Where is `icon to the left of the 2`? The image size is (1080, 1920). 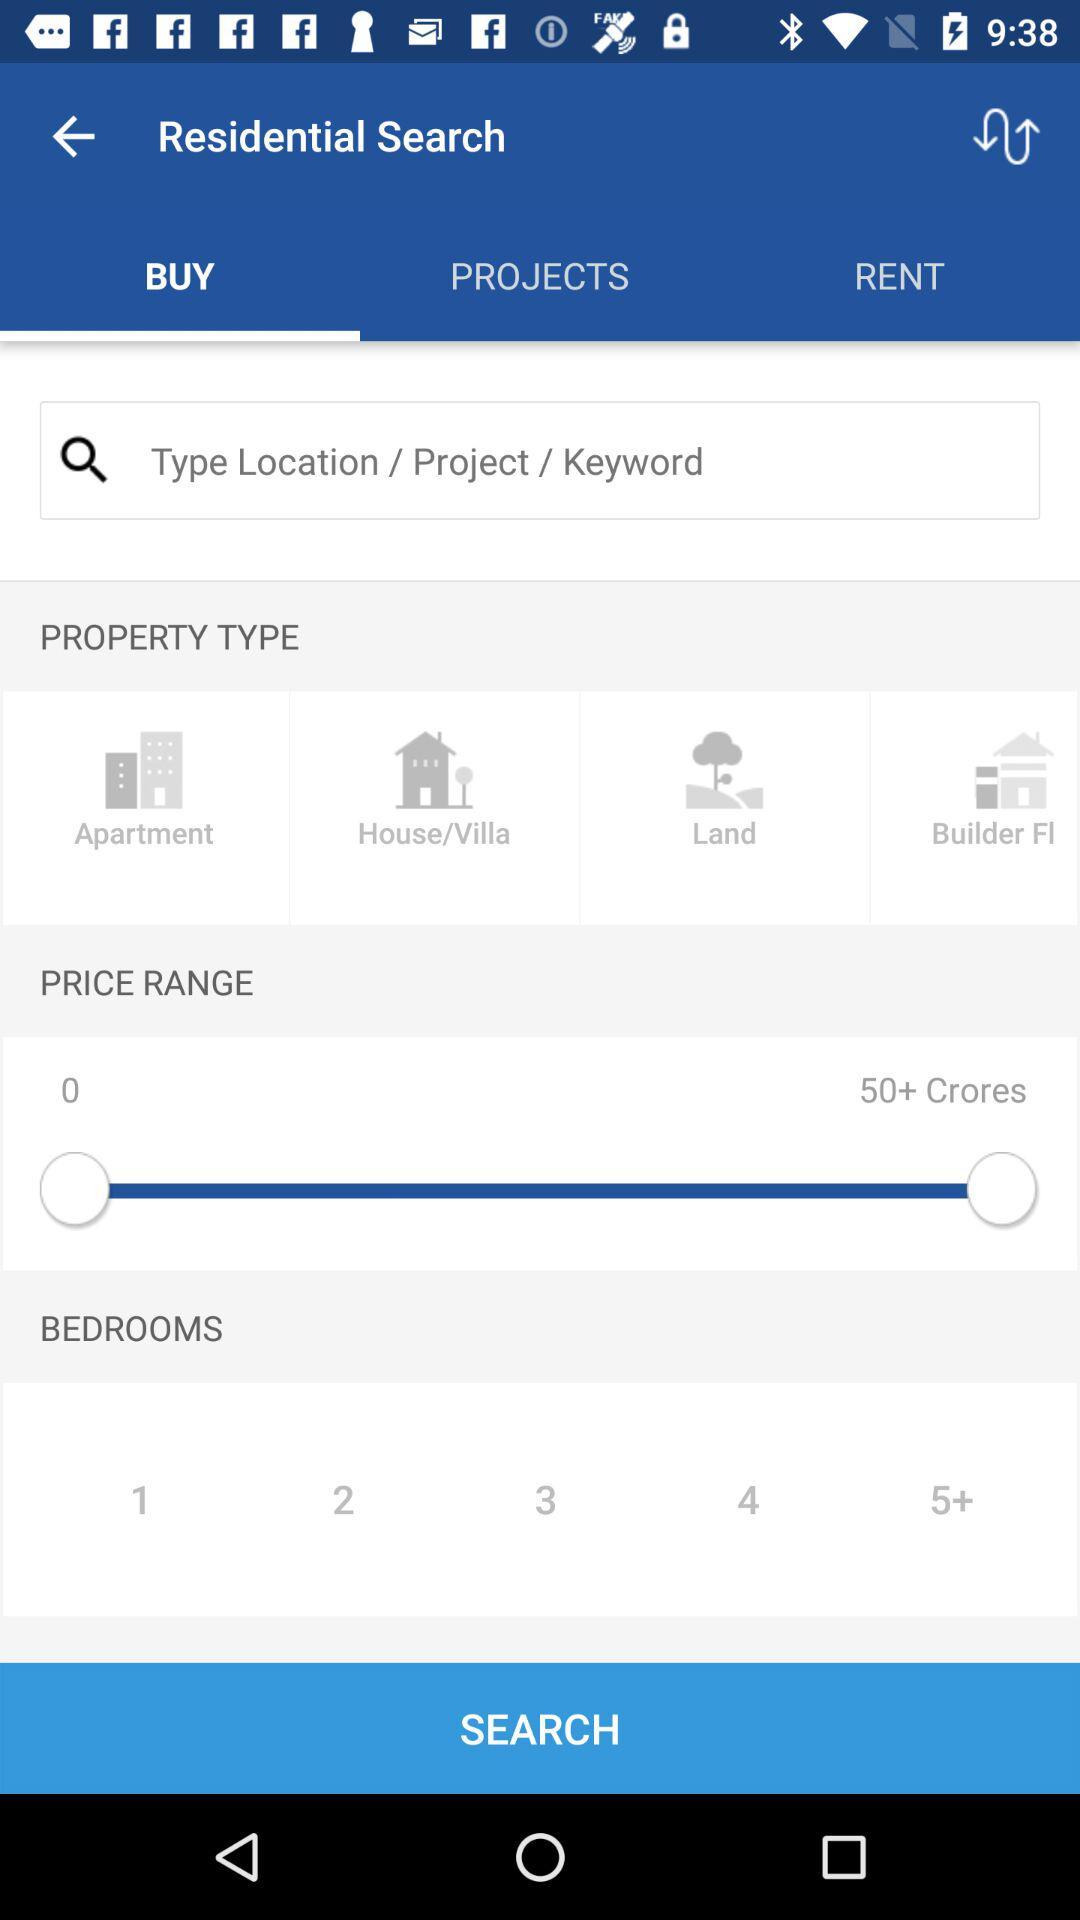 icon to the left of the 2 is located at coordinates (140, 1499).